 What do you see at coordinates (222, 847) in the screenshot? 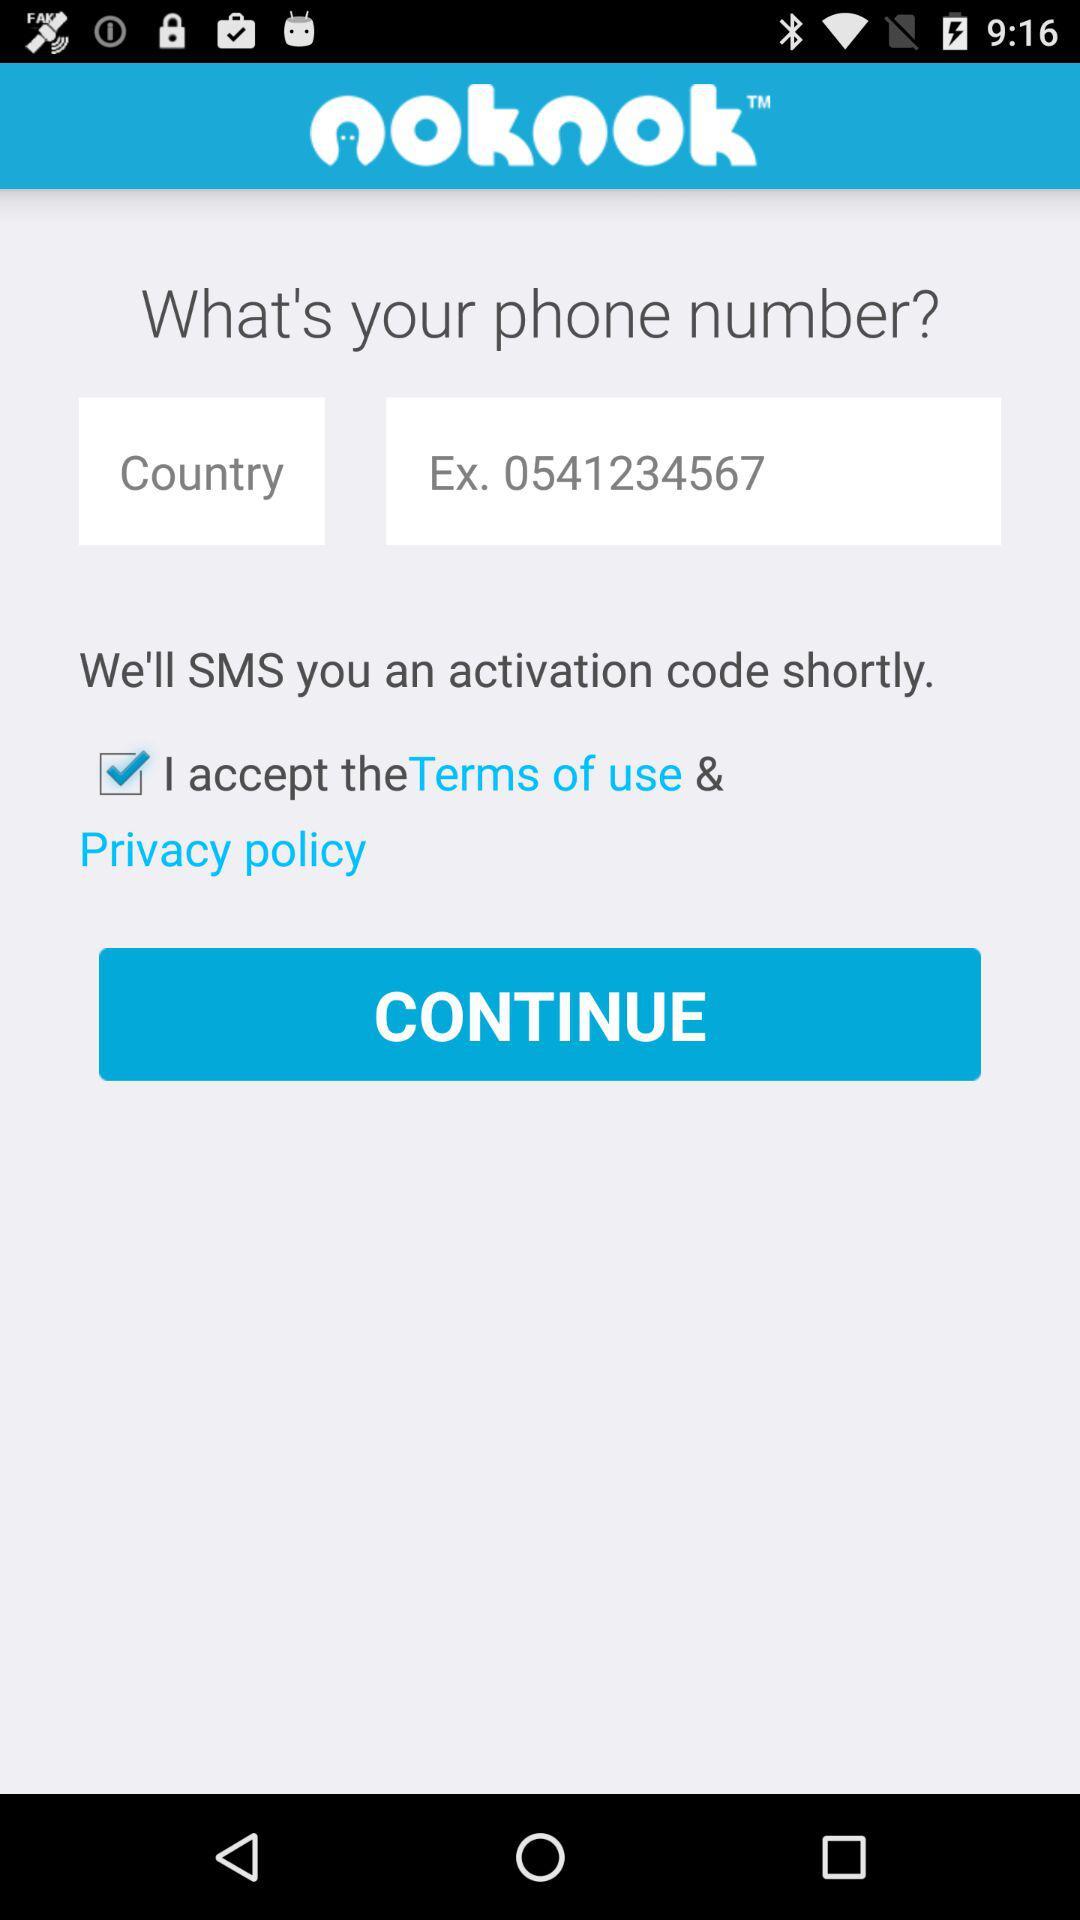
I see `the privacy policy app` at bounding box center [222, 847].